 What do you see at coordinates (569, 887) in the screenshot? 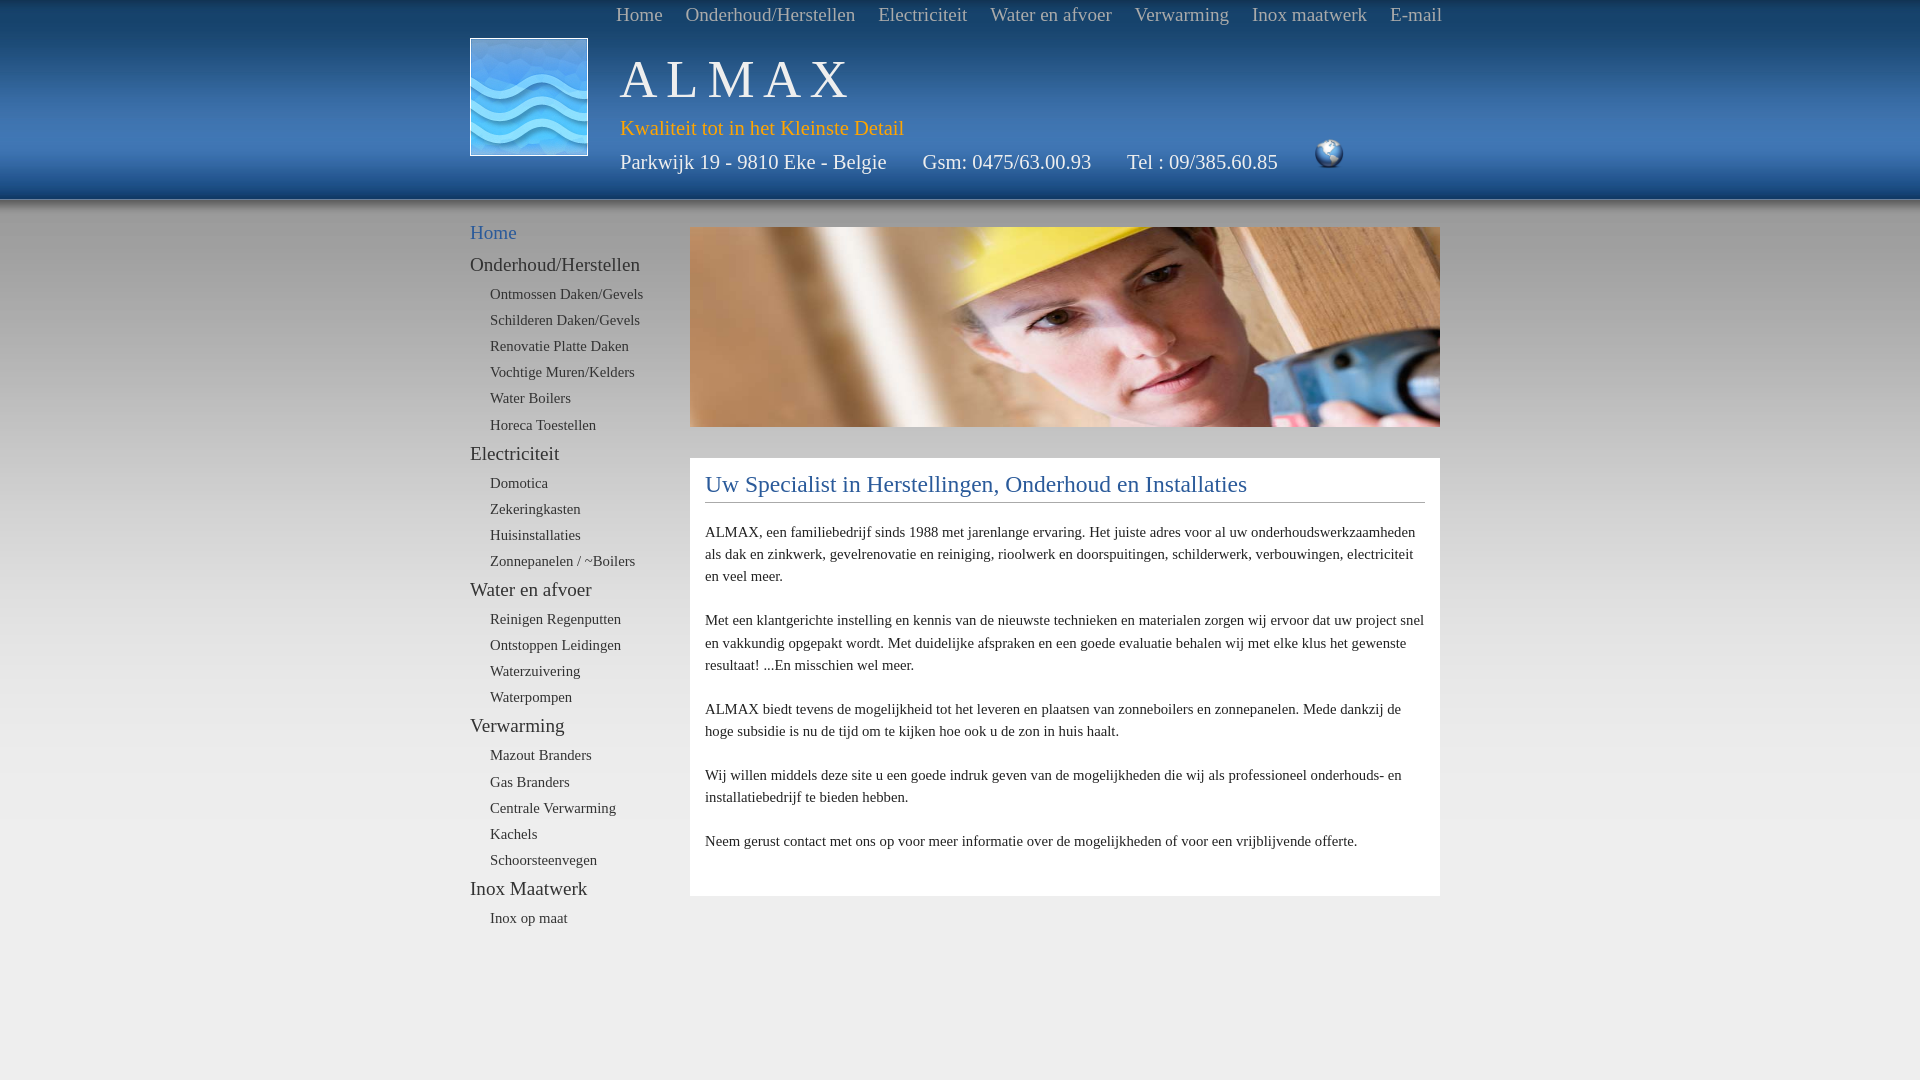
I see `'Inox Maatwerk'` at bounding box center [569, 887].